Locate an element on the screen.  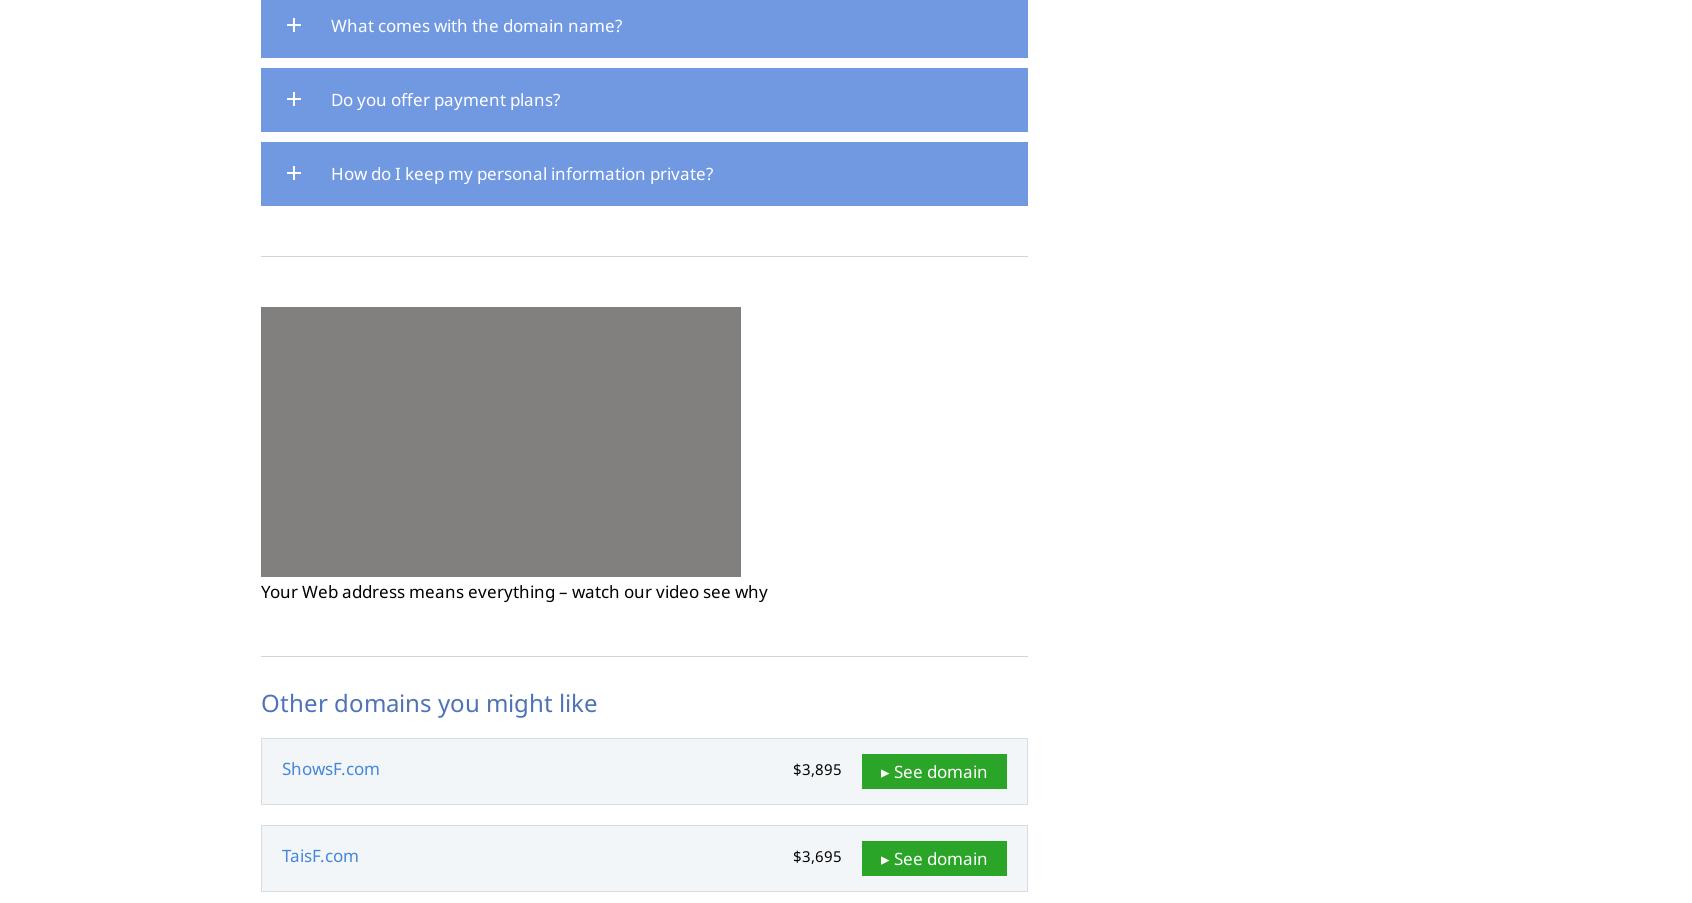
'$3,895' is located at coordinates (793, 768).